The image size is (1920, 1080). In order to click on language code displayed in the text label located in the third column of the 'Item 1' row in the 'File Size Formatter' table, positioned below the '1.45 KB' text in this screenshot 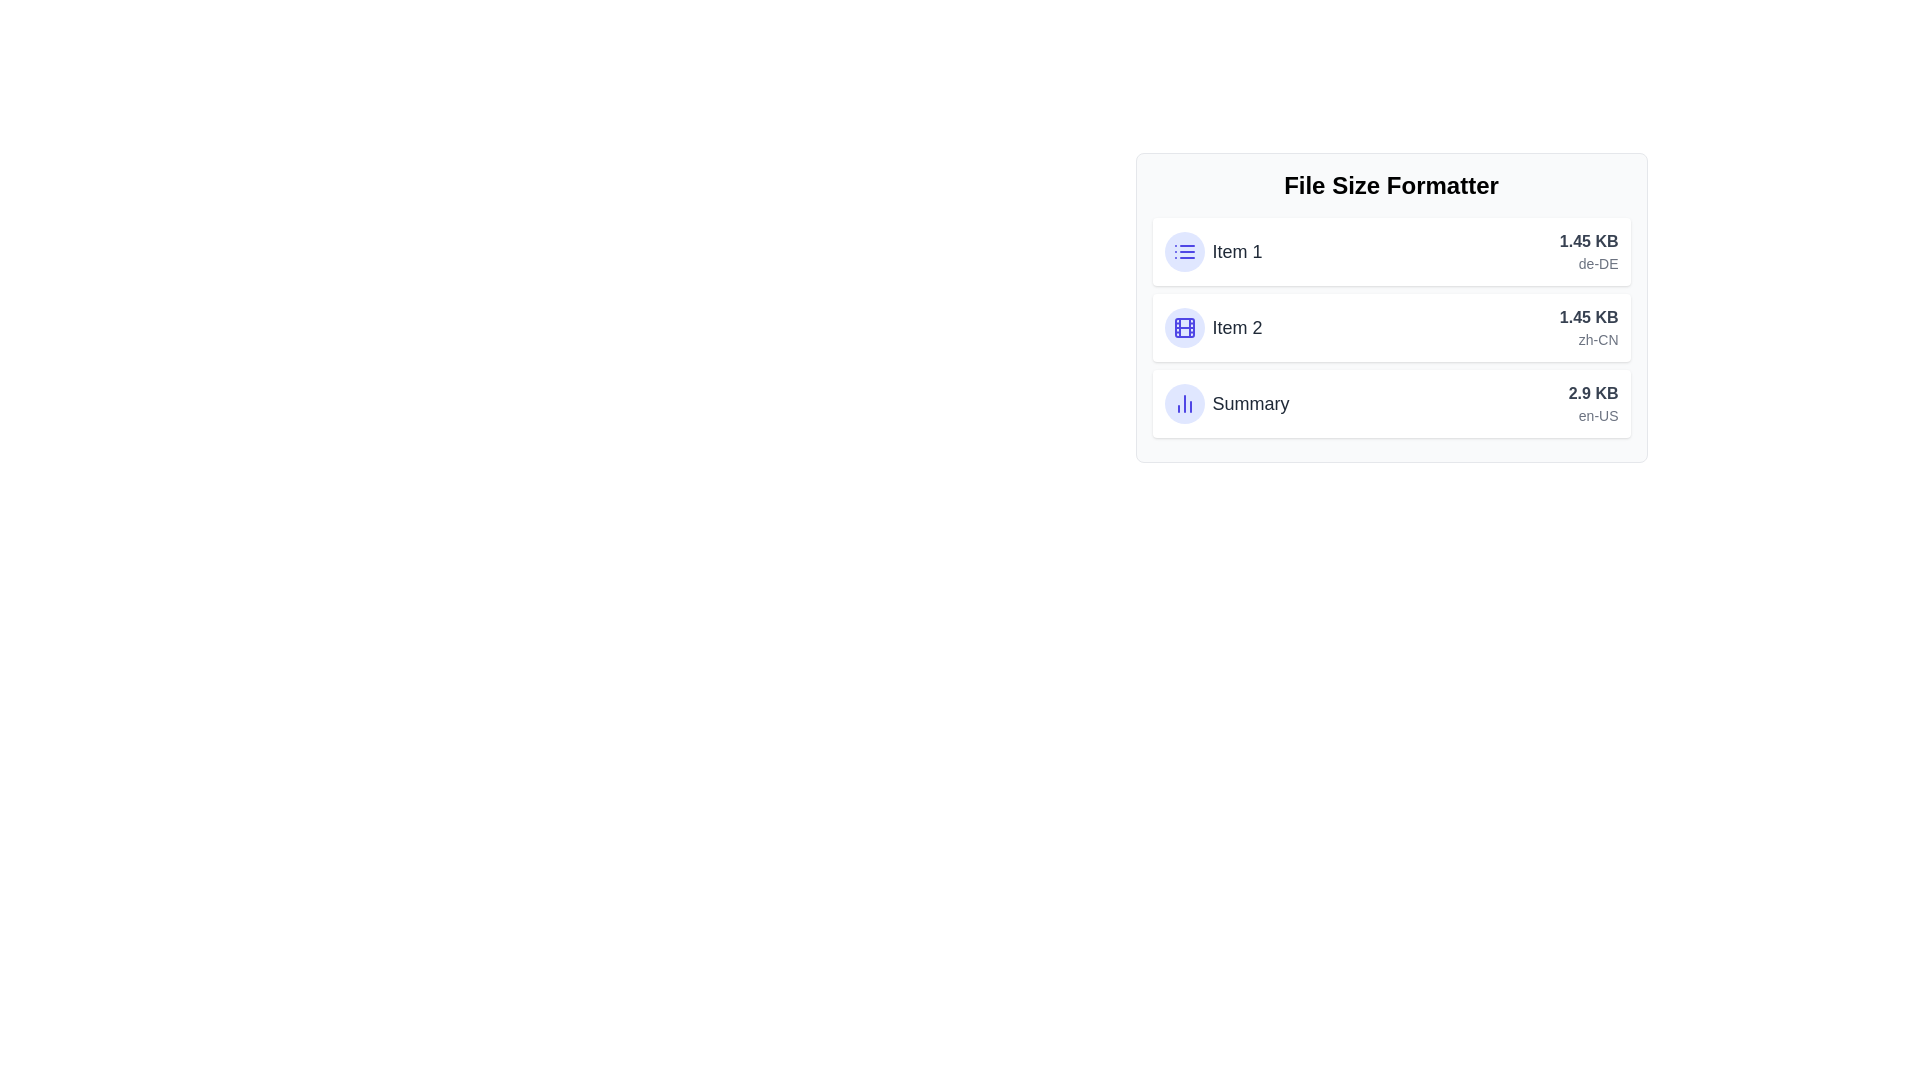, I will do `click(1588, 262)`.